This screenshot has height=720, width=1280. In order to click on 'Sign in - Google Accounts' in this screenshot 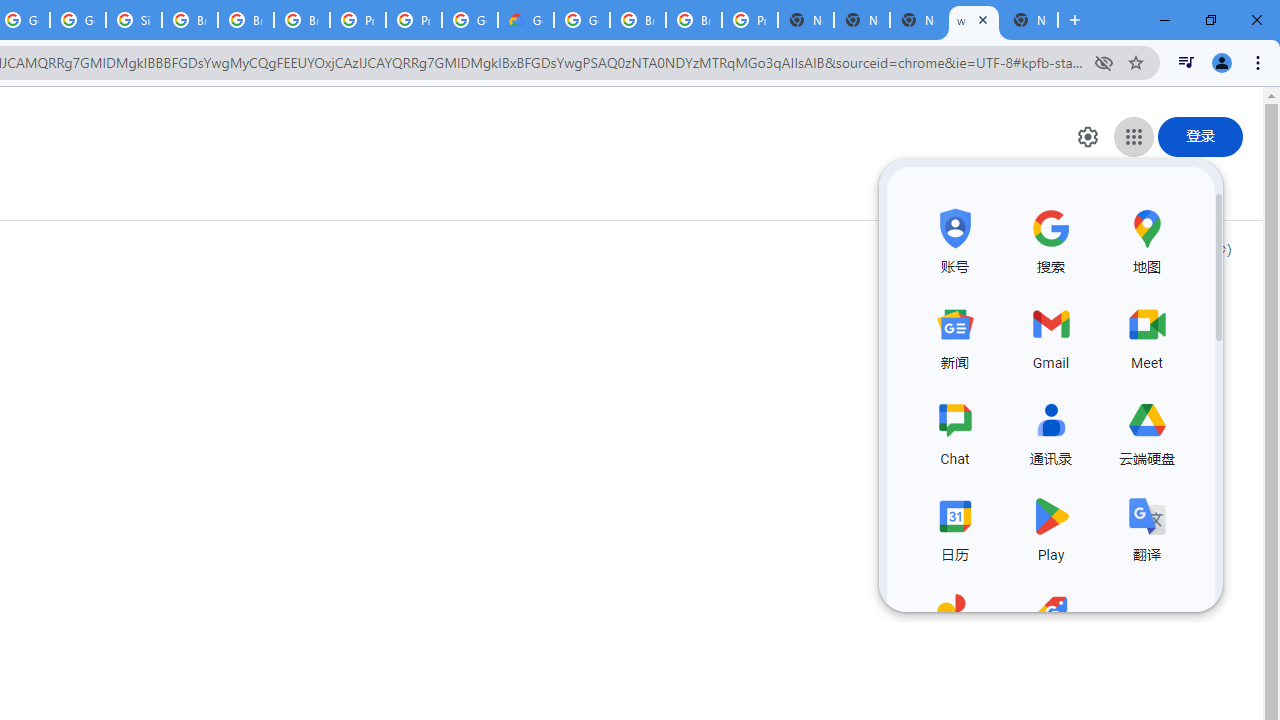, I will do `click(133, 20)`.